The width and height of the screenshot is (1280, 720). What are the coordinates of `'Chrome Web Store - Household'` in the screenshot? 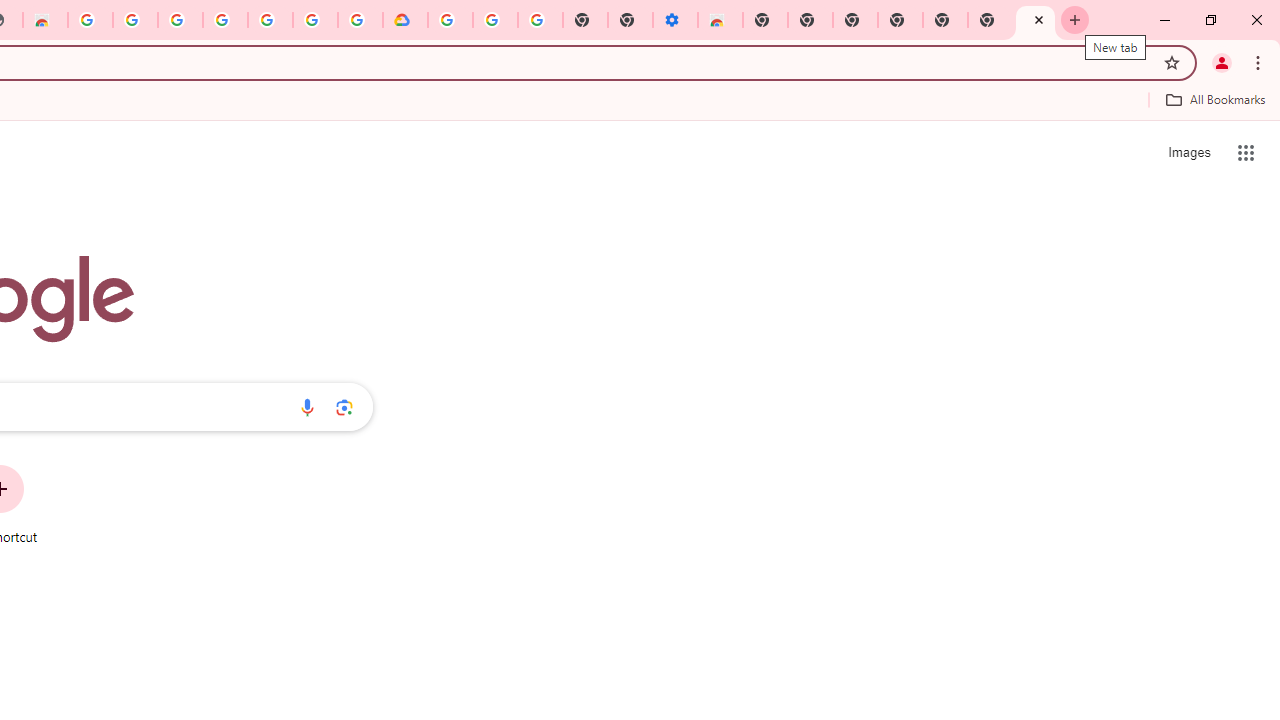 It's located at (45, 20).